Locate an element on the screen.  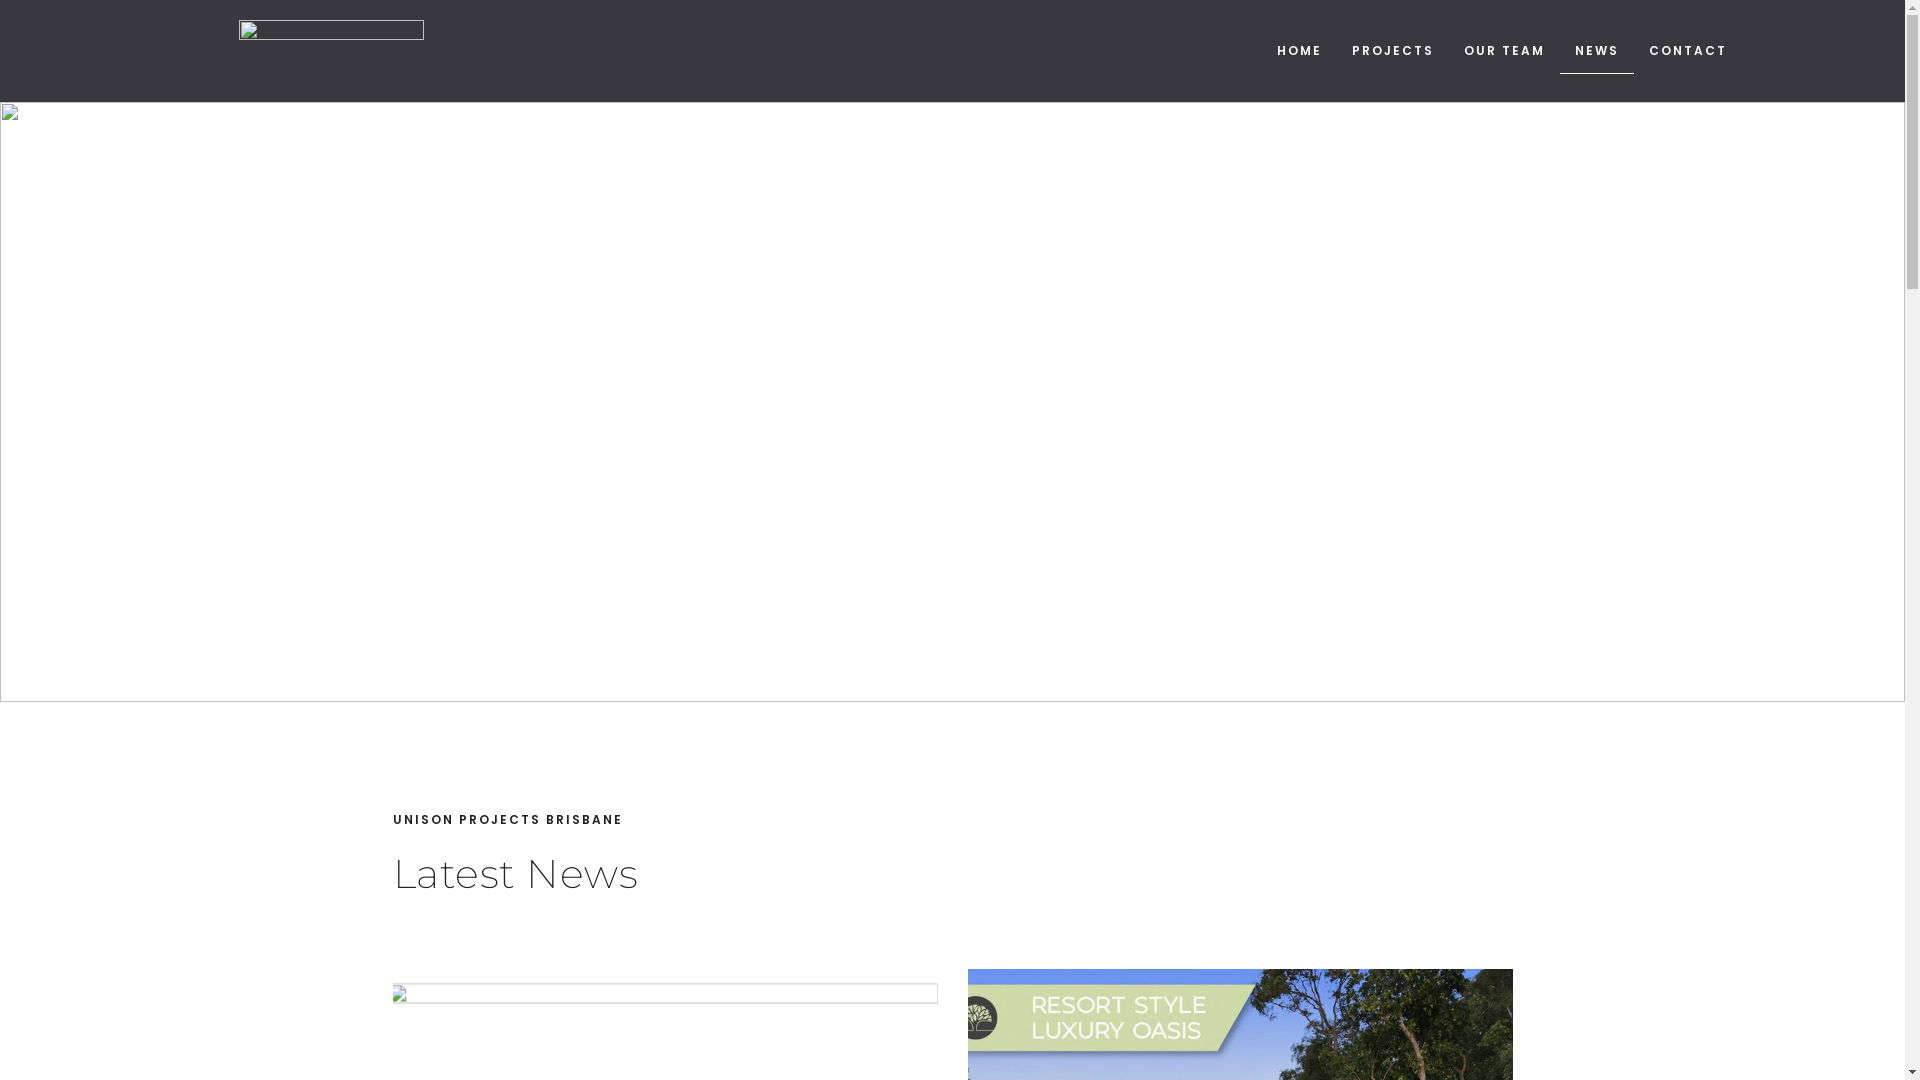
'PROJECTS' is located at coordinates (1391, 49).